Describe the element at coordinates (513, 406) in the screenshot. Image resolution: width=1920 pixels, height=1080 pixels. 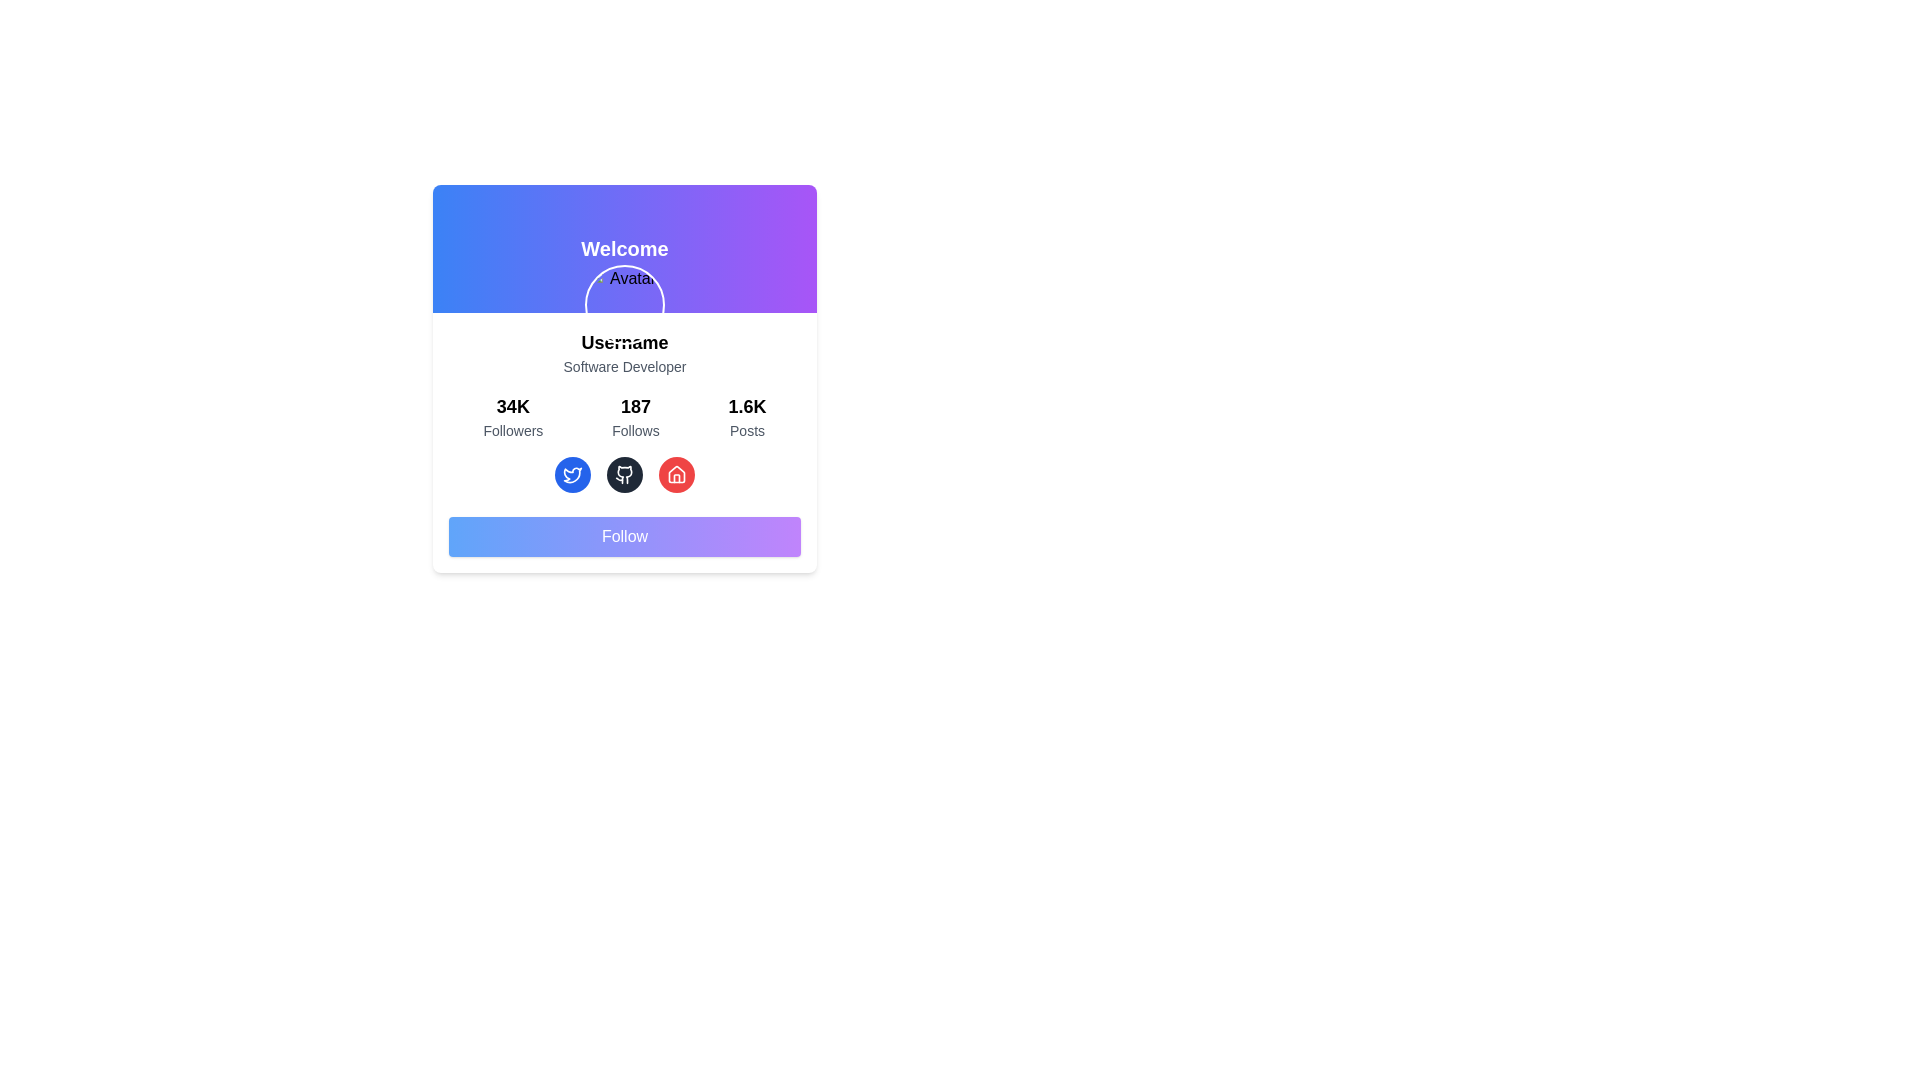
I see `the text label displaying '34K', which is the first numerical value in a row of three, located above 'Followers'` at that location.